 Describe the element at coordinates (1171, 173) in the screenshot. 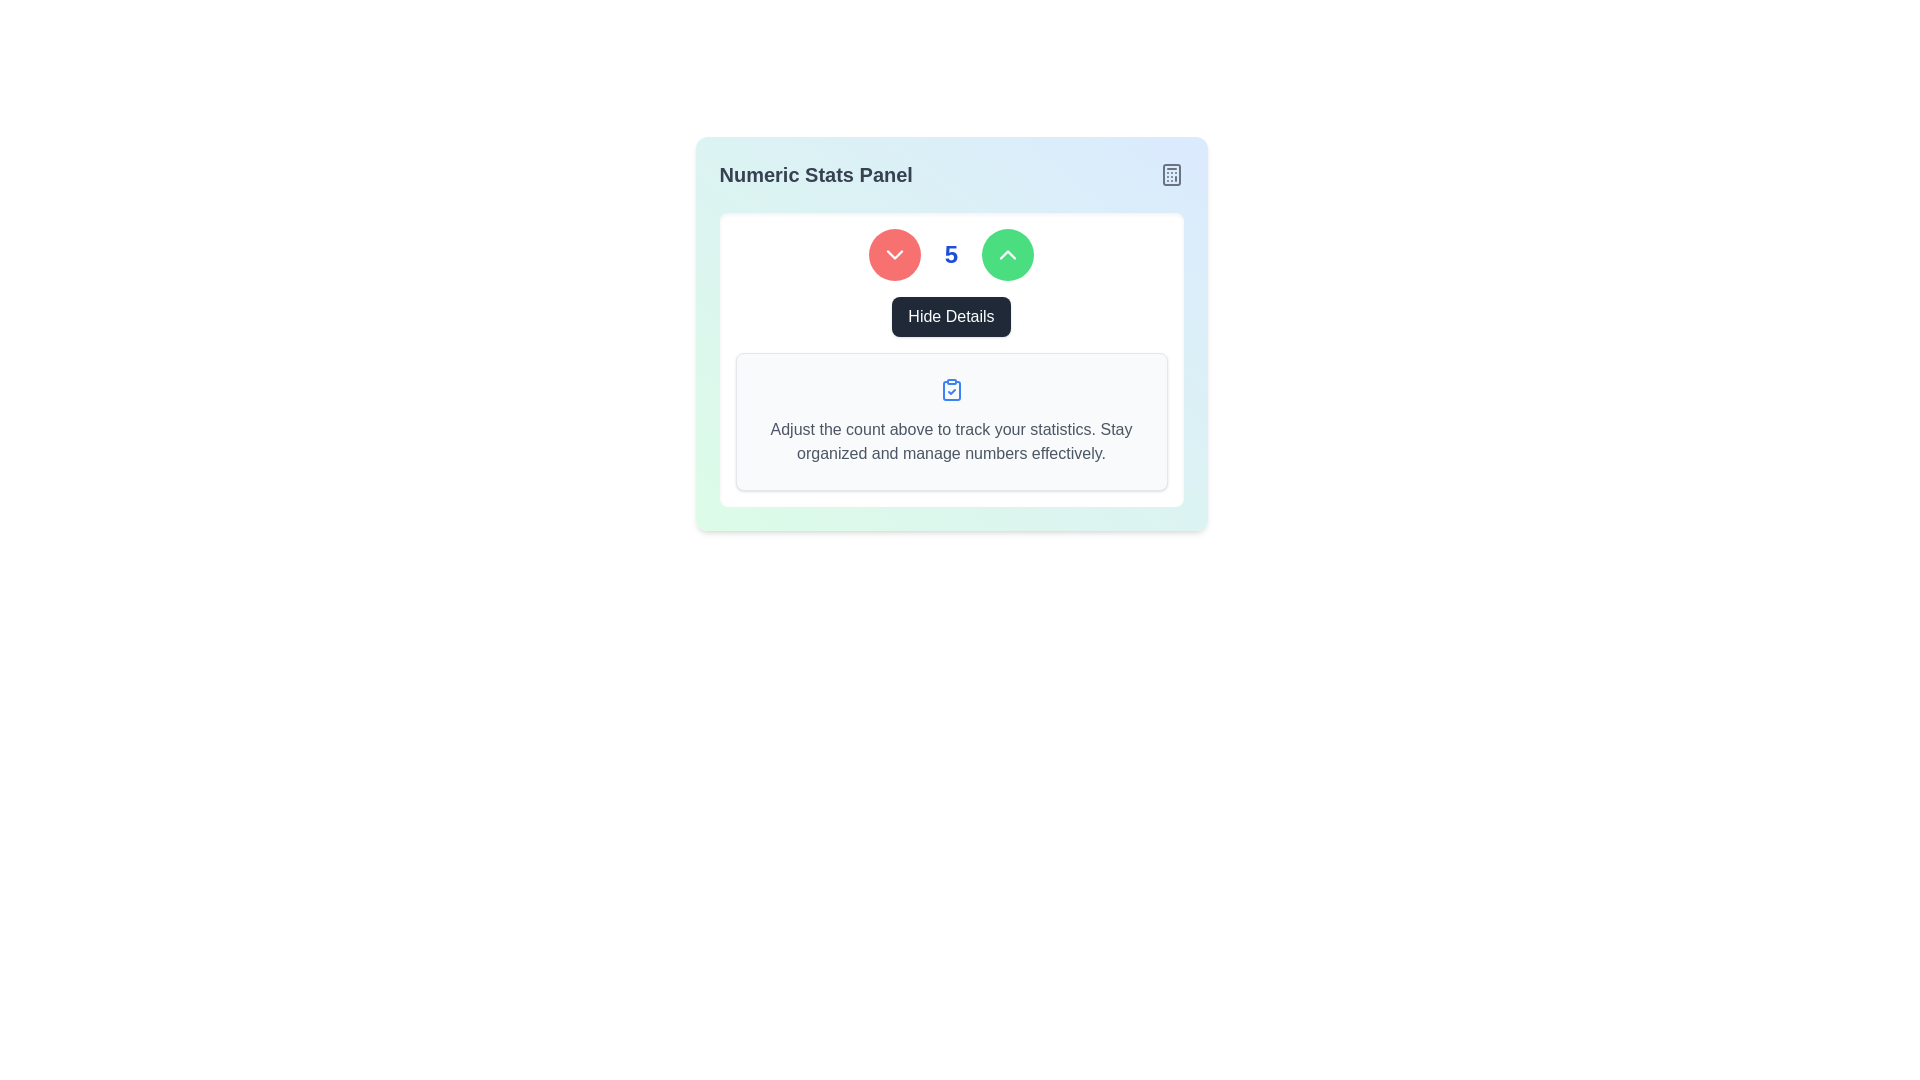

I see `the minimalistic calculator graphical icon located in the upper-right corner of the Numeric Stats Panel` at that location.